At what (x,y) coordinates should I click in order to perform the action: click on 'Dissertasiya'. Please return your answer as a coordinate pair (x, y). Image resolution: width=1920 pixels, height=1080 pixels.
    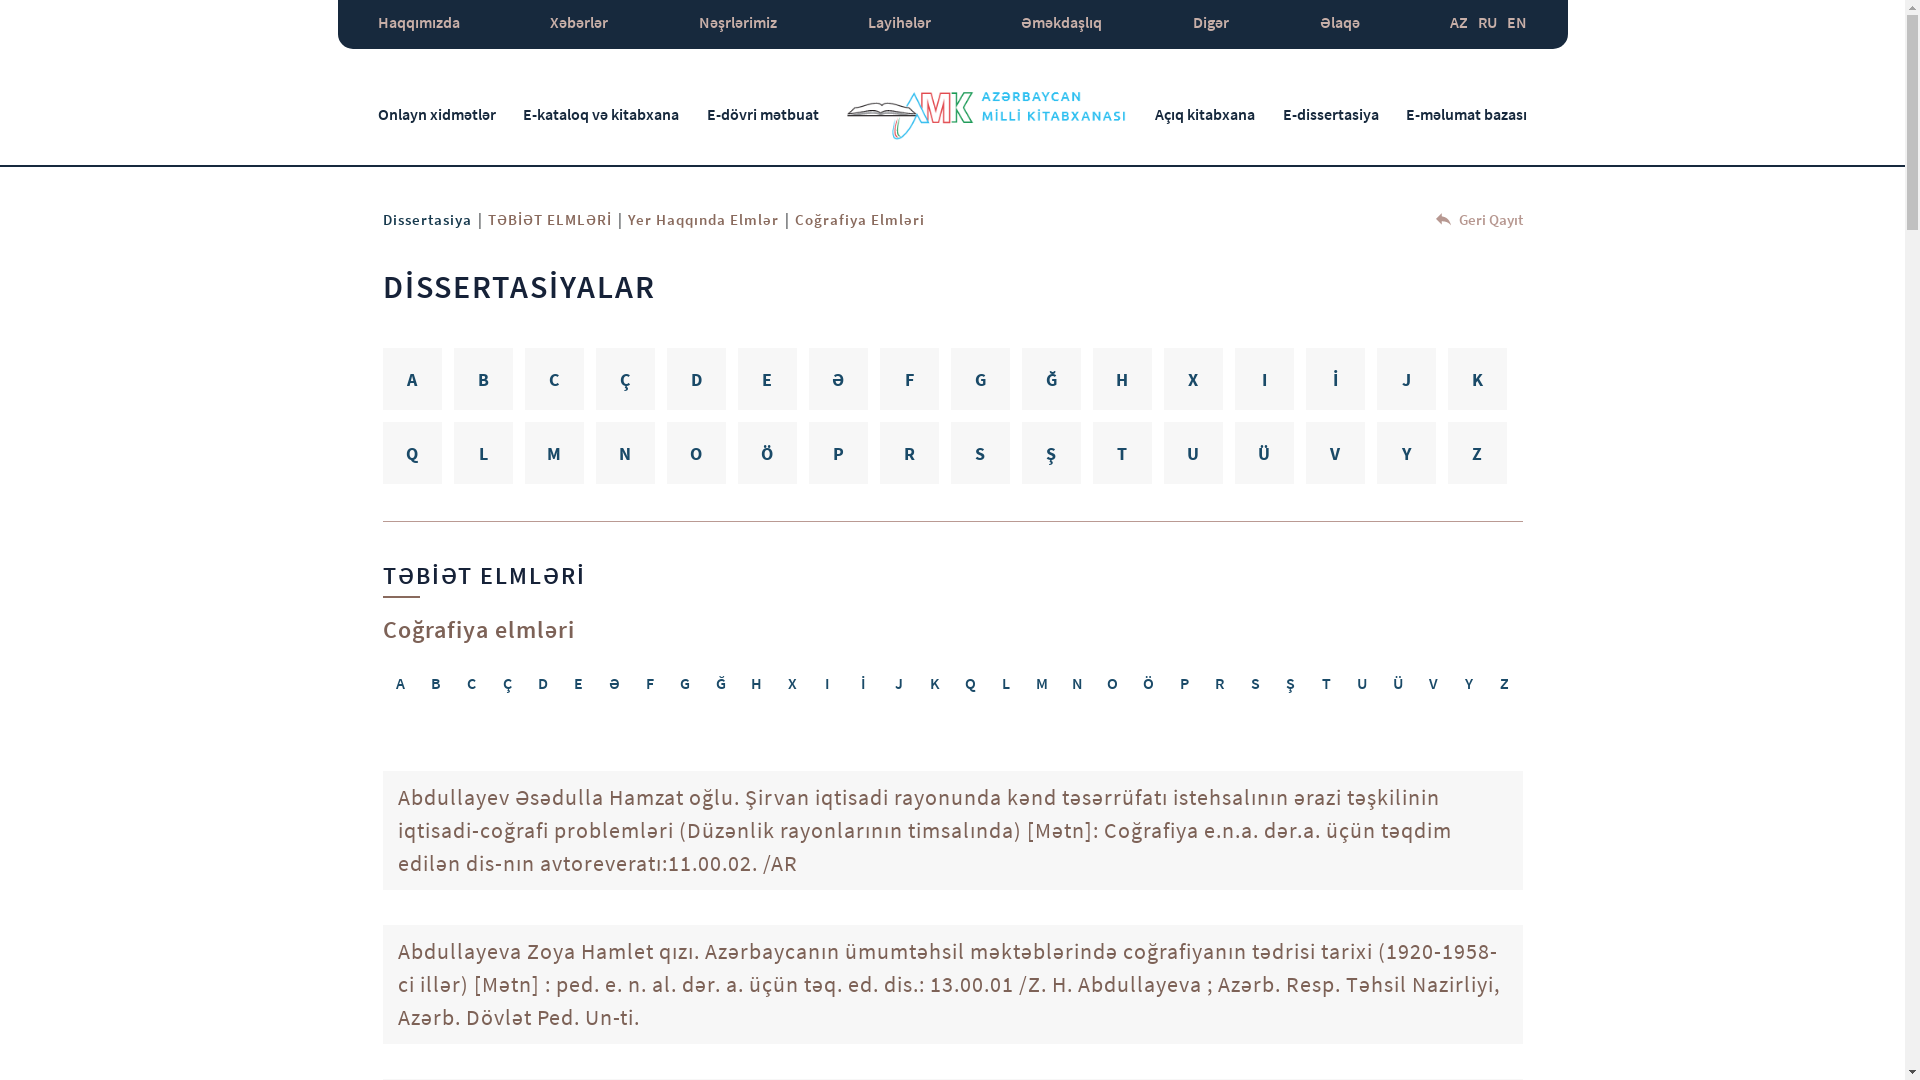
    Looking at the image, I should click on (382, 219).